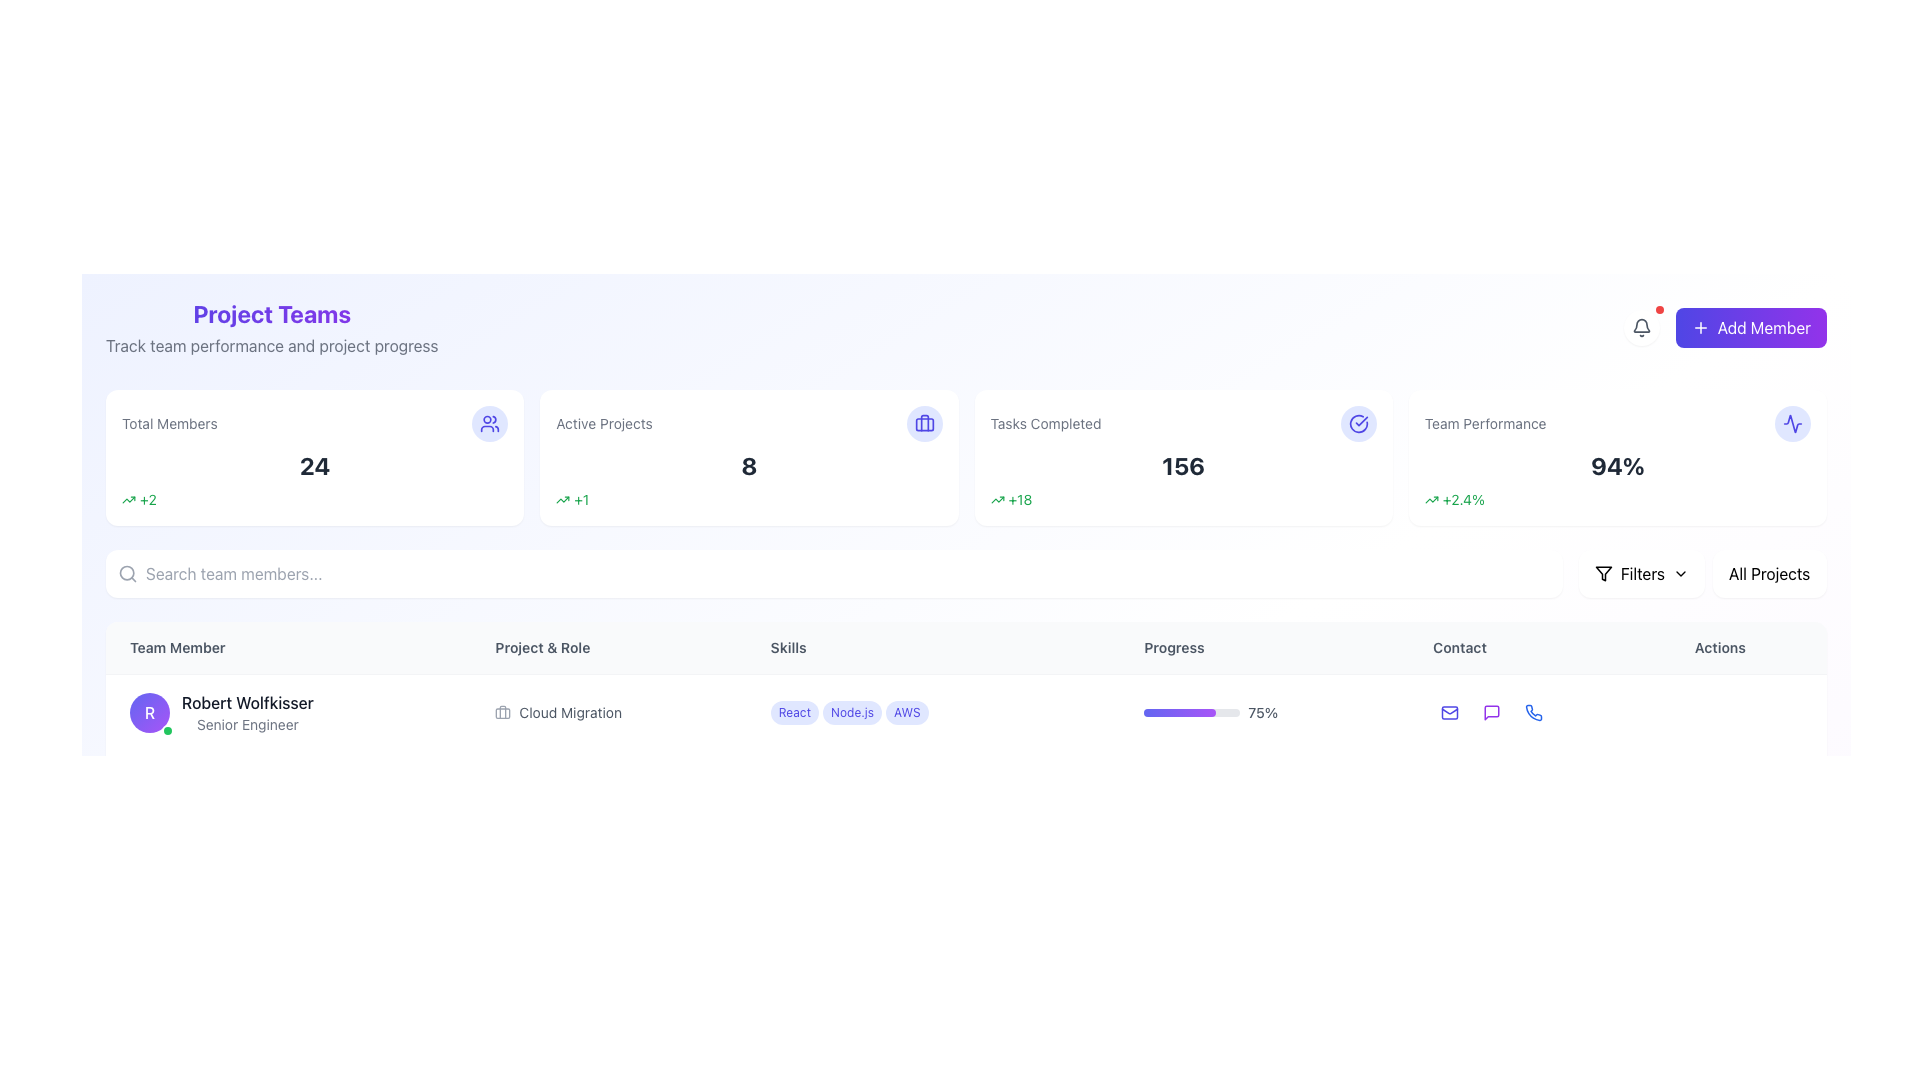  Describe the element at coordinates (1724, 326) in the screenshot. I see `the button used to add a new member to the project team, located` at that location.